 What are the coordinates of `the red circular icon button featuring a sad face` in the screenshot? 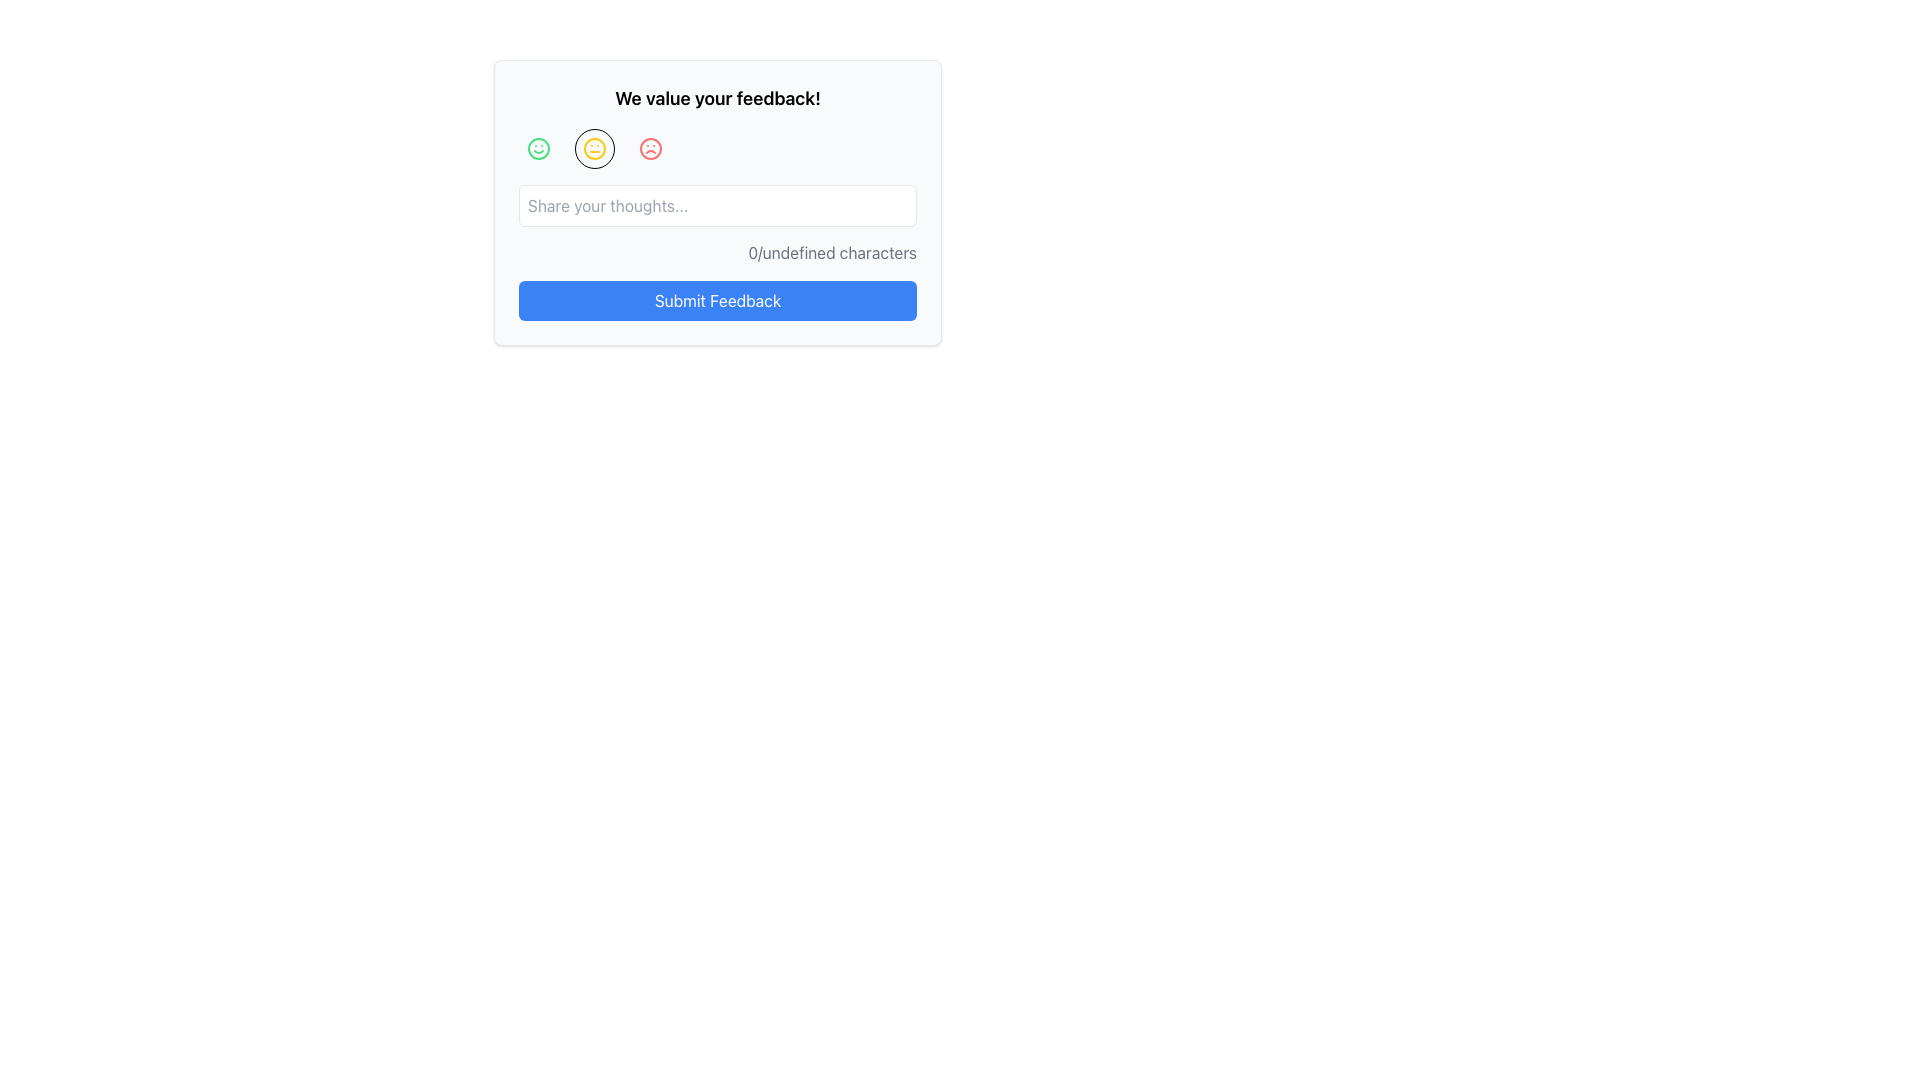 It's located at (651, 148).